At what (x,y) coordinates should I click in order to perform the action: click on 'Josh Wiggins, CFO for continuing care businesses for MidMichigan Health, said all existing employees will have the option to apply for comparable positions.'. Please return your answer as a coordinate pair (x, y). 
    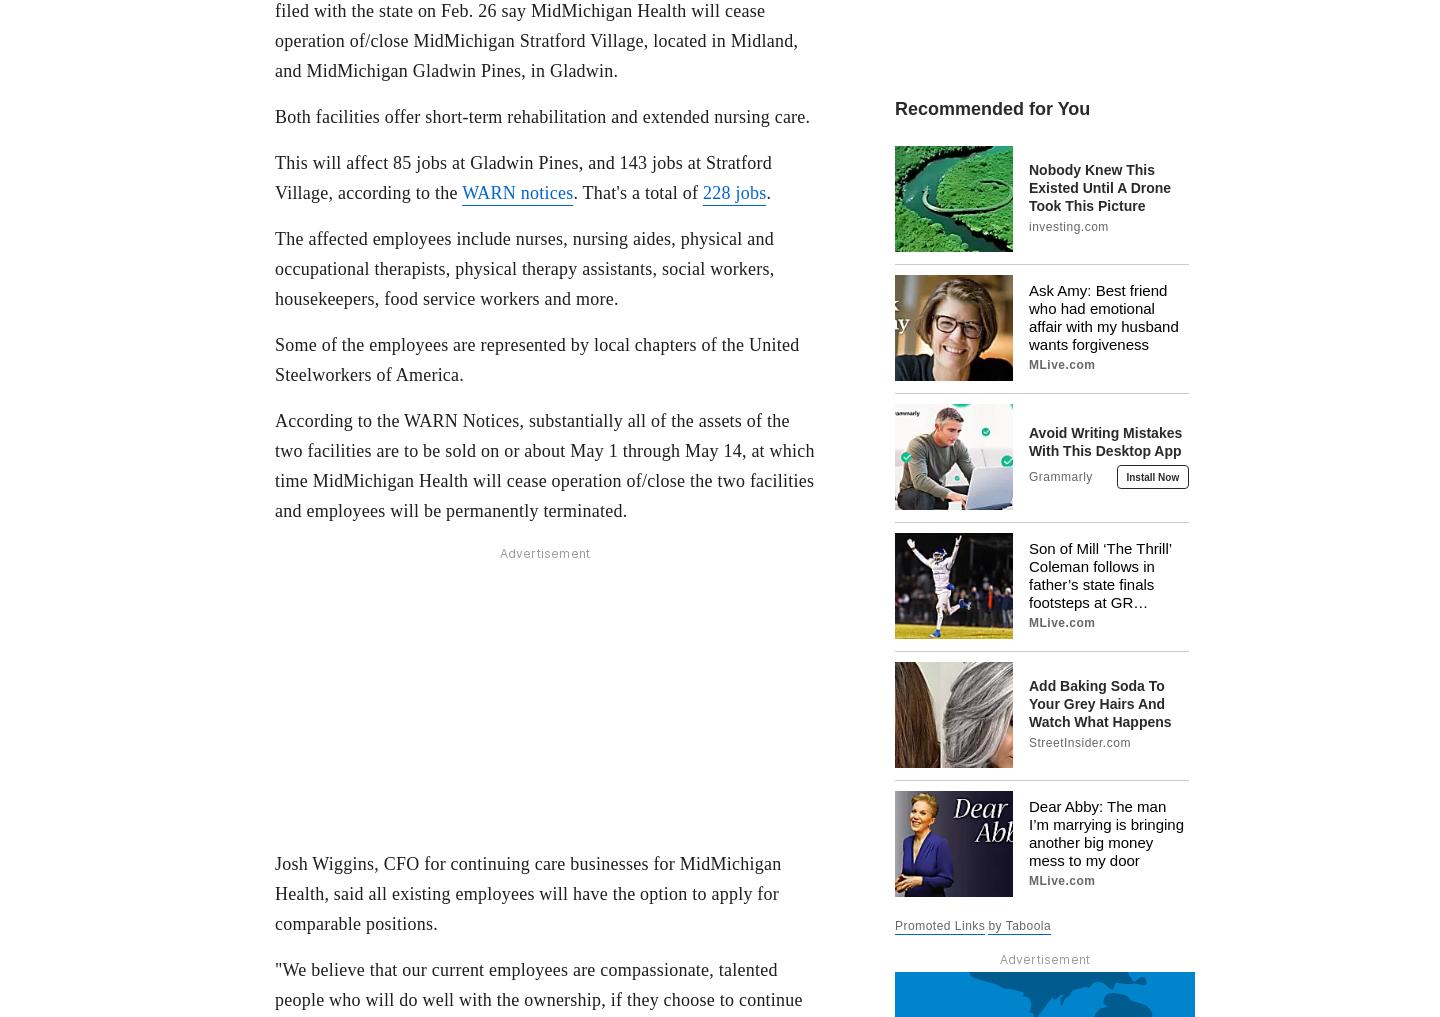
    Looking at the image, I should click on (274, 893).